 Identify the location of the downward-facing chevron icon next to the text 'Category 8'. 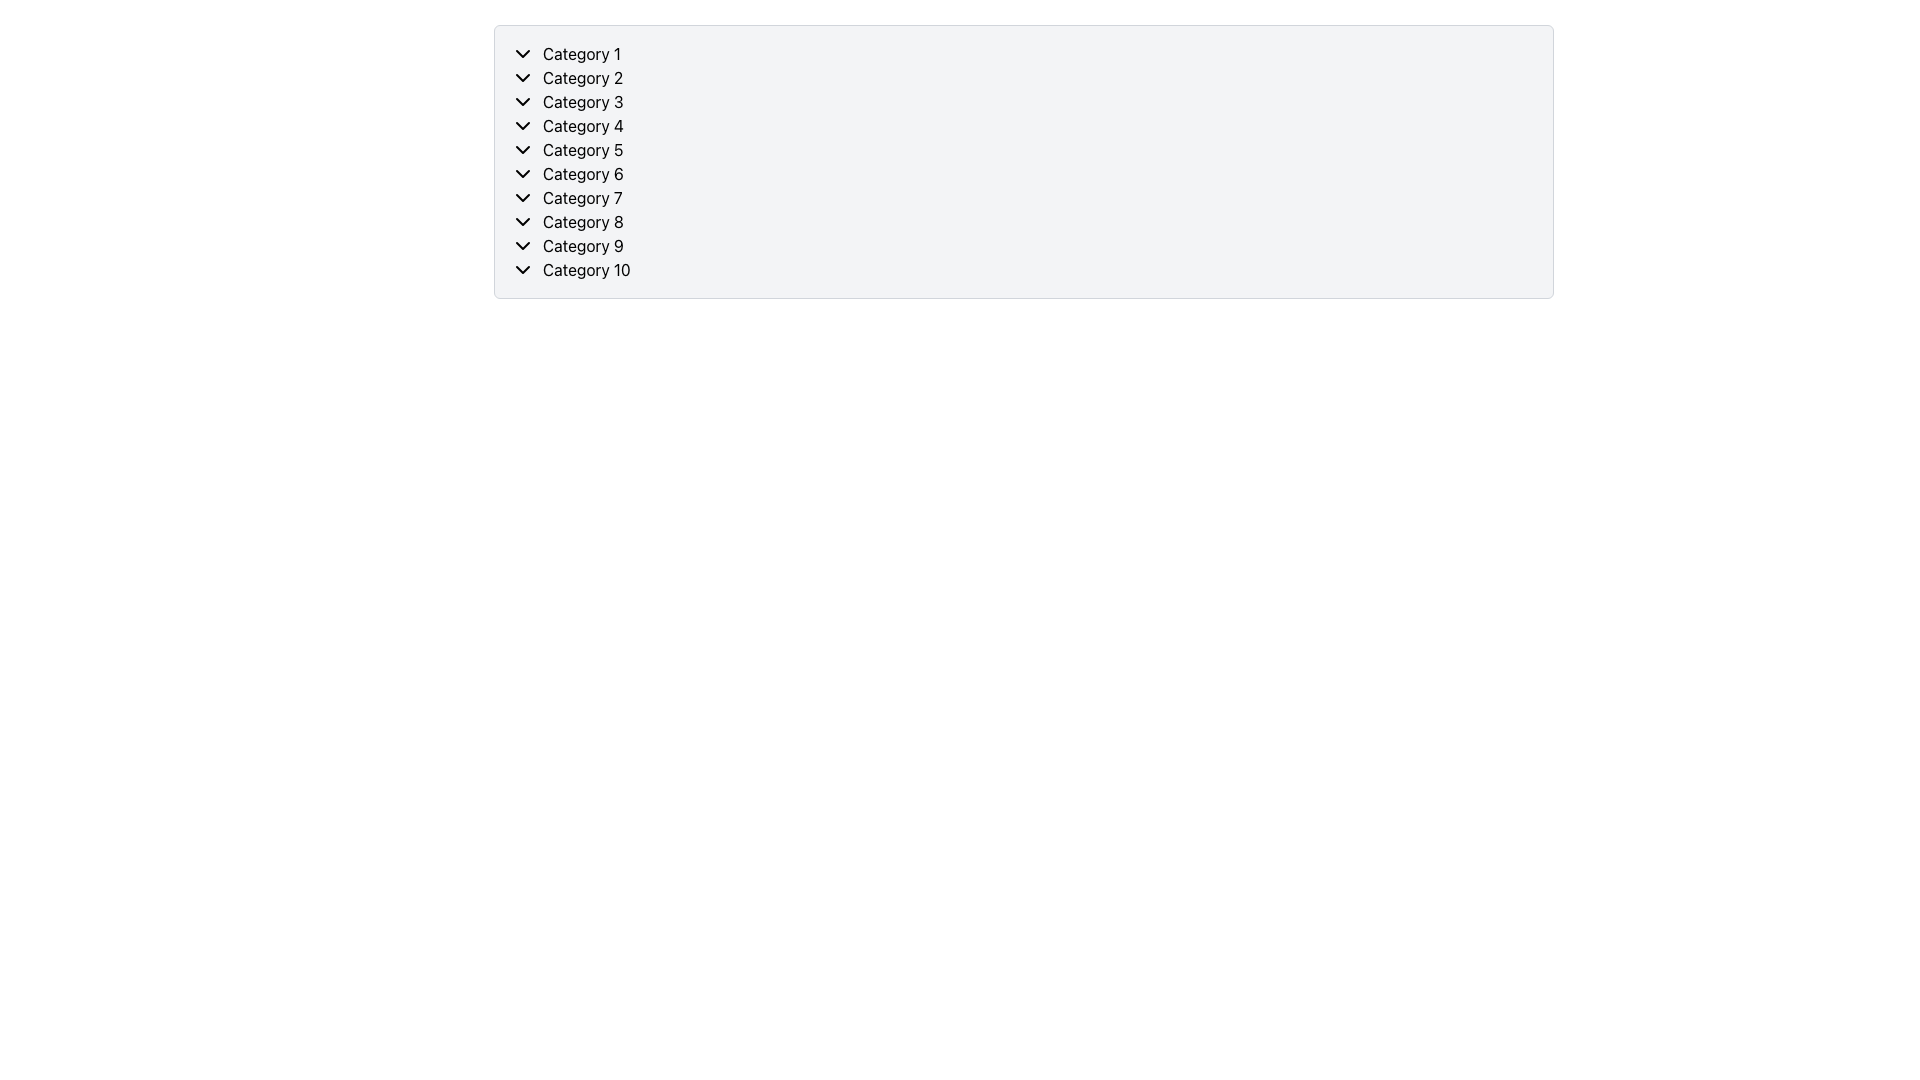
(523, 222).